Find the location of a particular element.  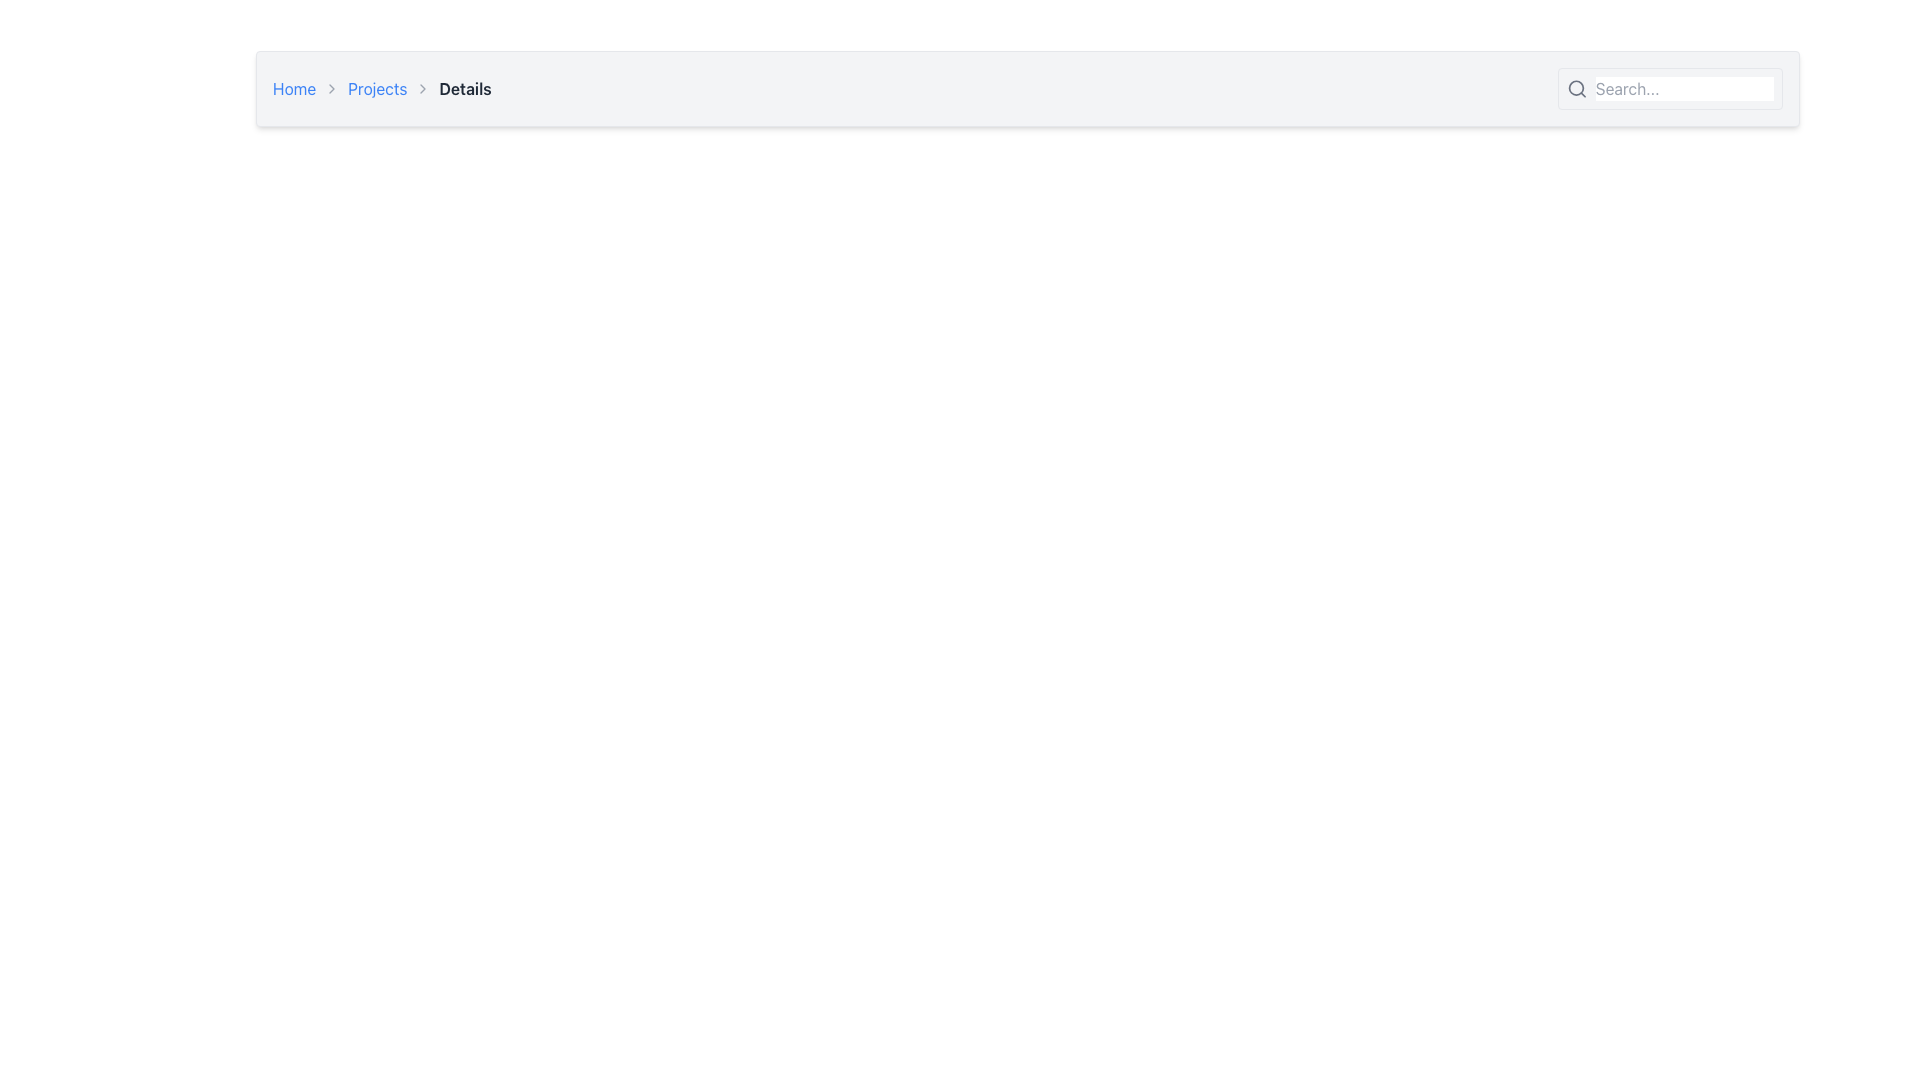

the rightward-pointing chevron icon in the navigation breadcrumb trail, which is styled in light gray and separates 'Home' and 'Projects' is located at coordinates (332, 87).